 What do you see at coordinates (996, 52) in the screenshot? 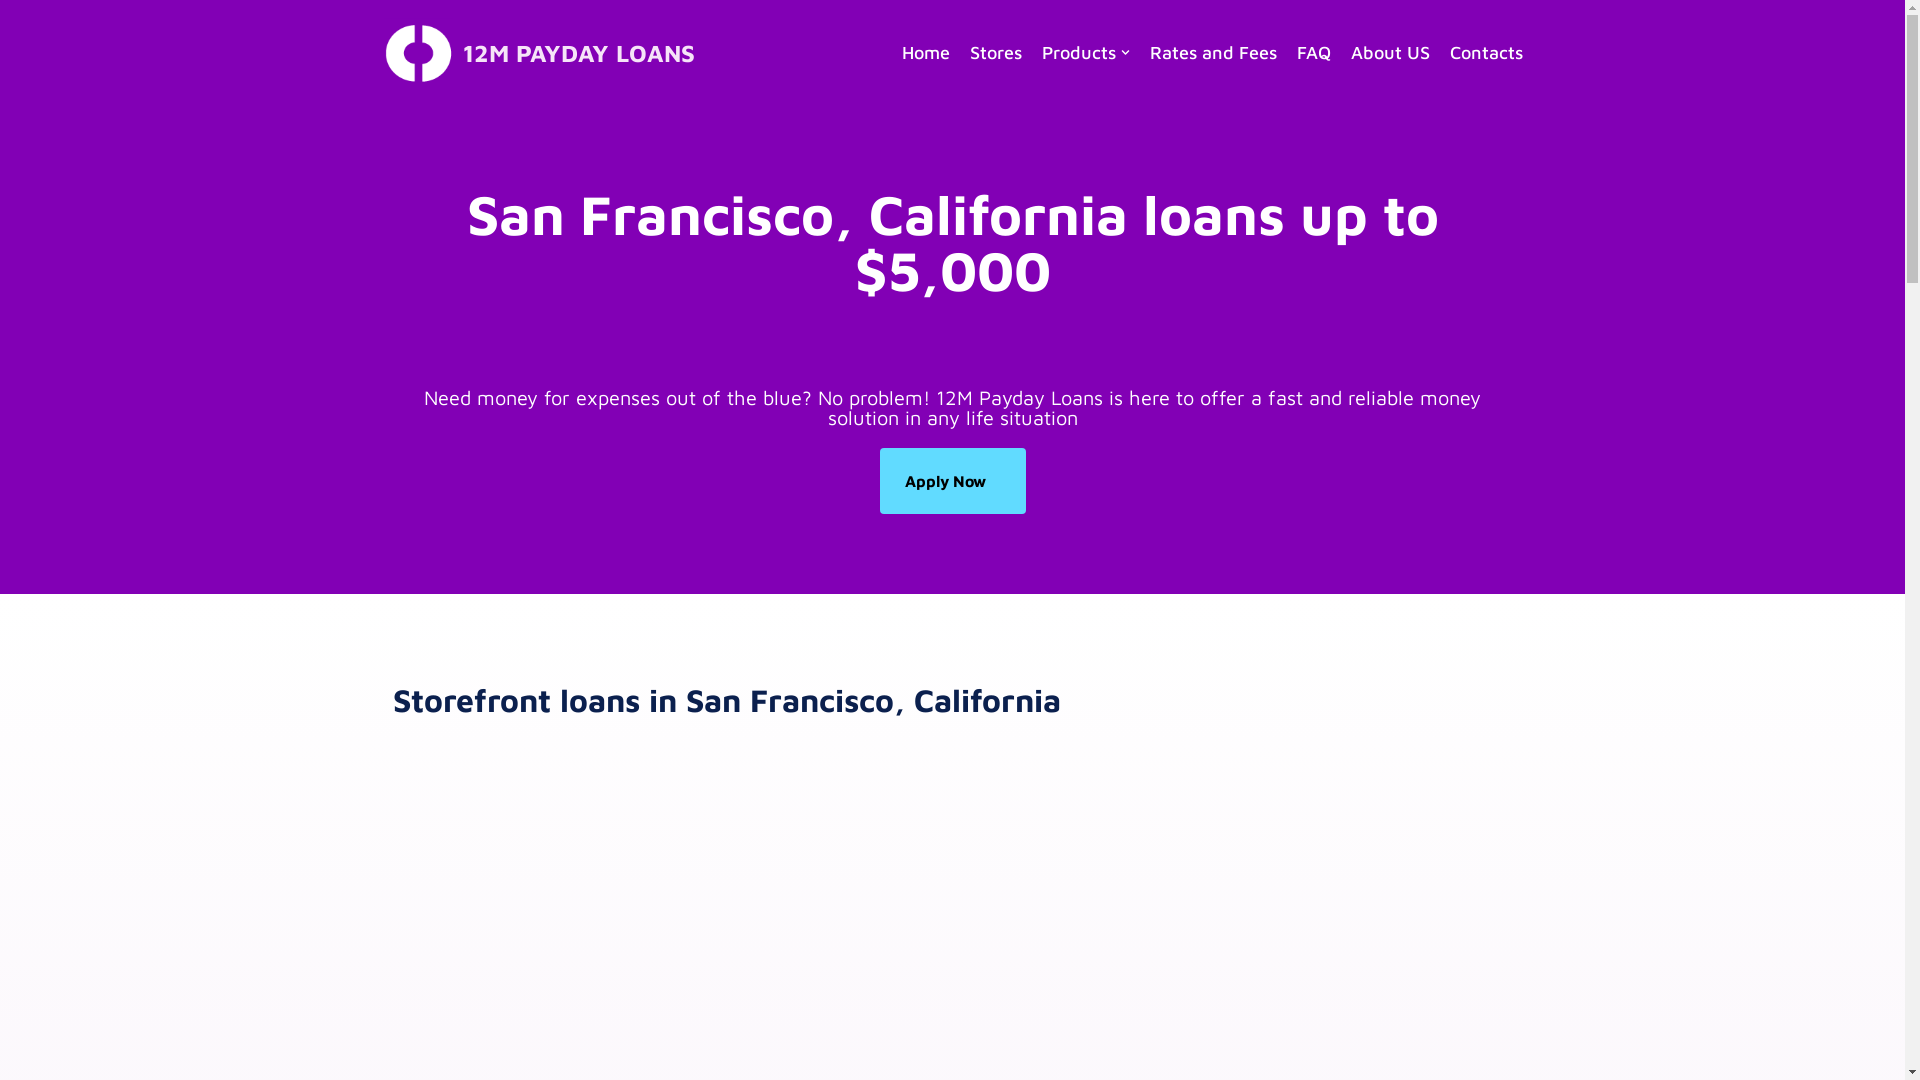
I see `'Stores'` at bounding box center [996, 52].